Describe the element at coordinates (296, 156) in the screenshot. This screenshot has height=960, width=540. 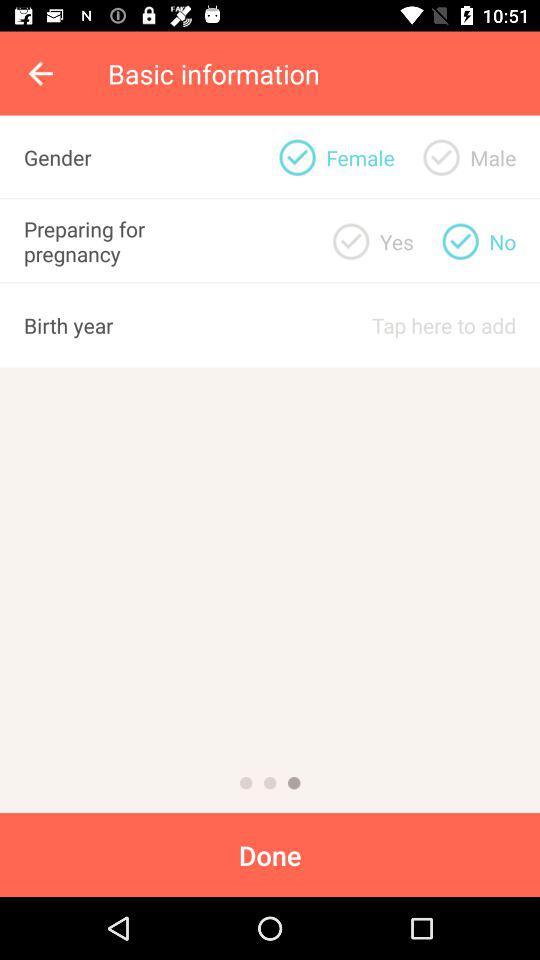
I see `item below the basic information icon` at that location.